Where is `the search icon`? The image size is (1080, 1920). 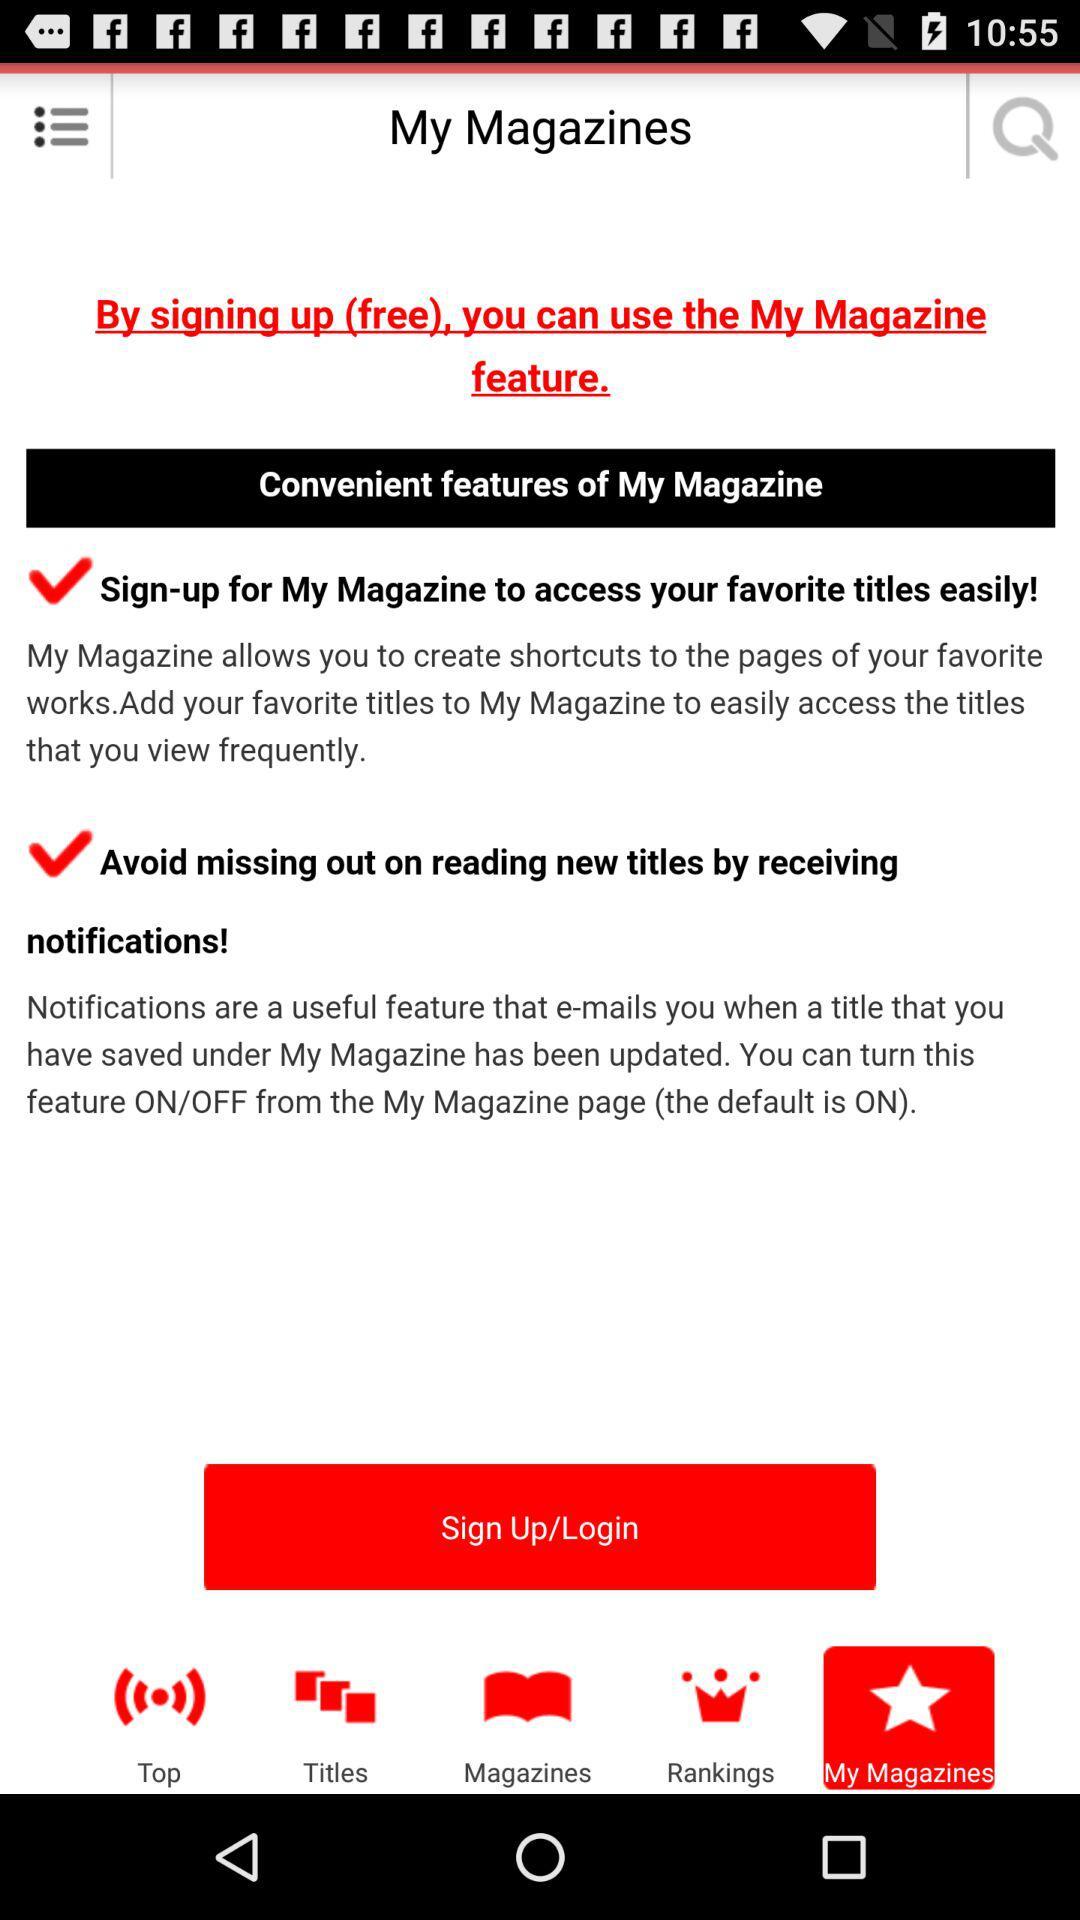 the search icon is located at coordinates (1018, 133).